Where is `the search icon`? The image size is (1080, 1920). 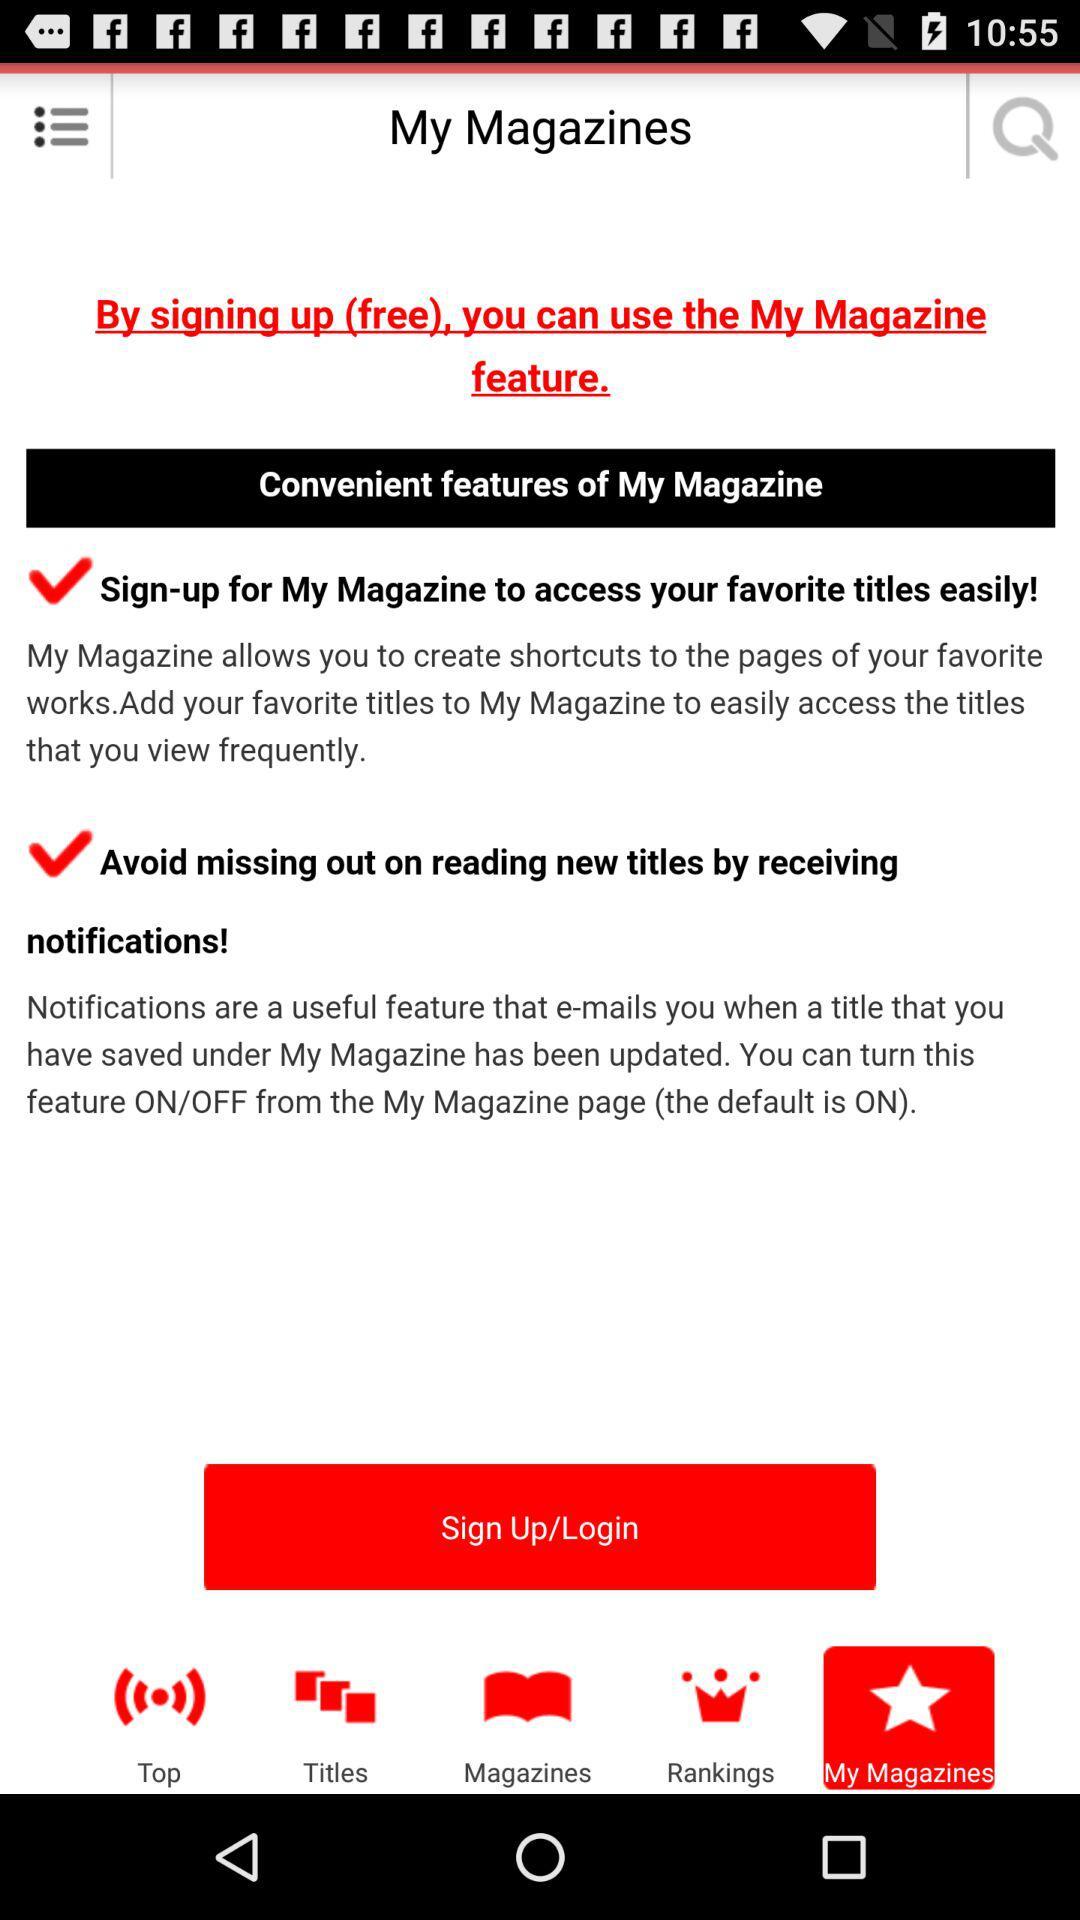 the search icon is located at coordinates (1018, 133).